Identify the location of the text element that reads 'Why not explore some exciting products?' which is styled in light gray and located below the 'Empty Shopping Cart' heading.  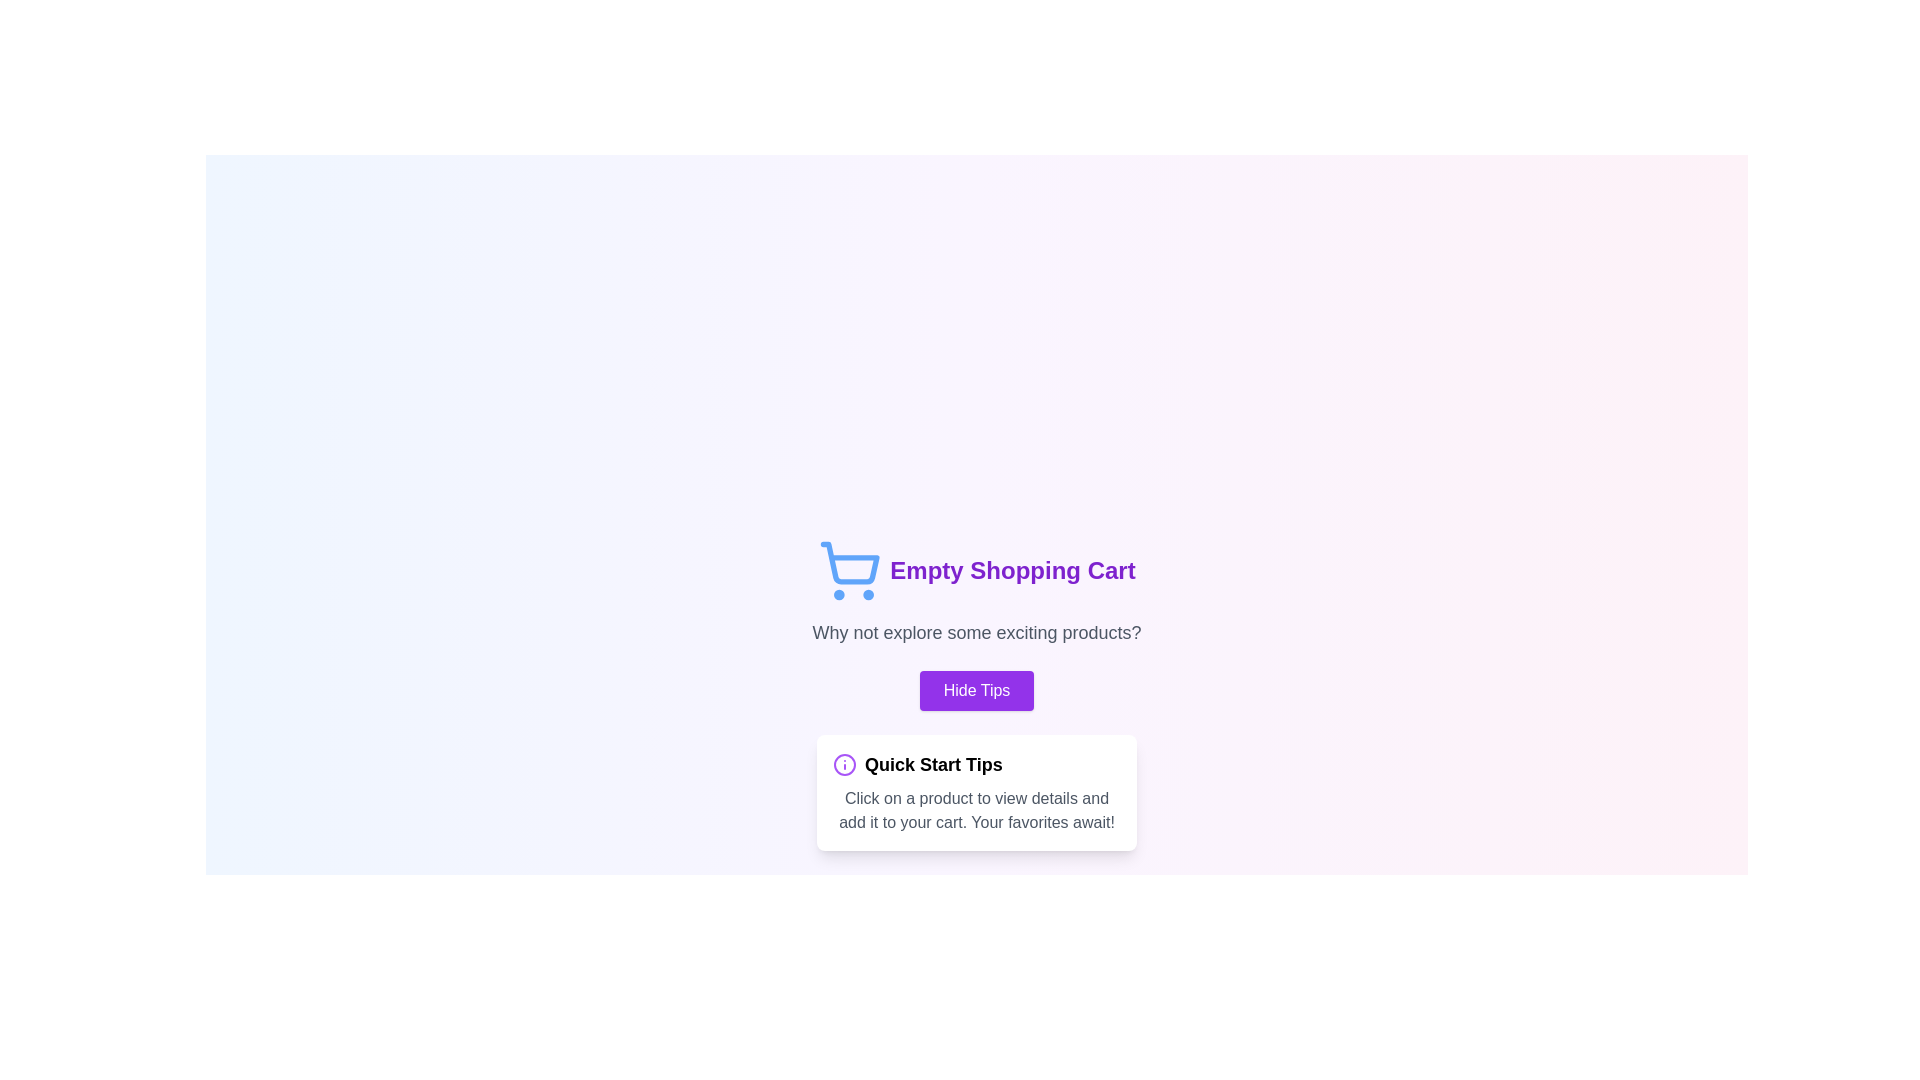
(976, 632).